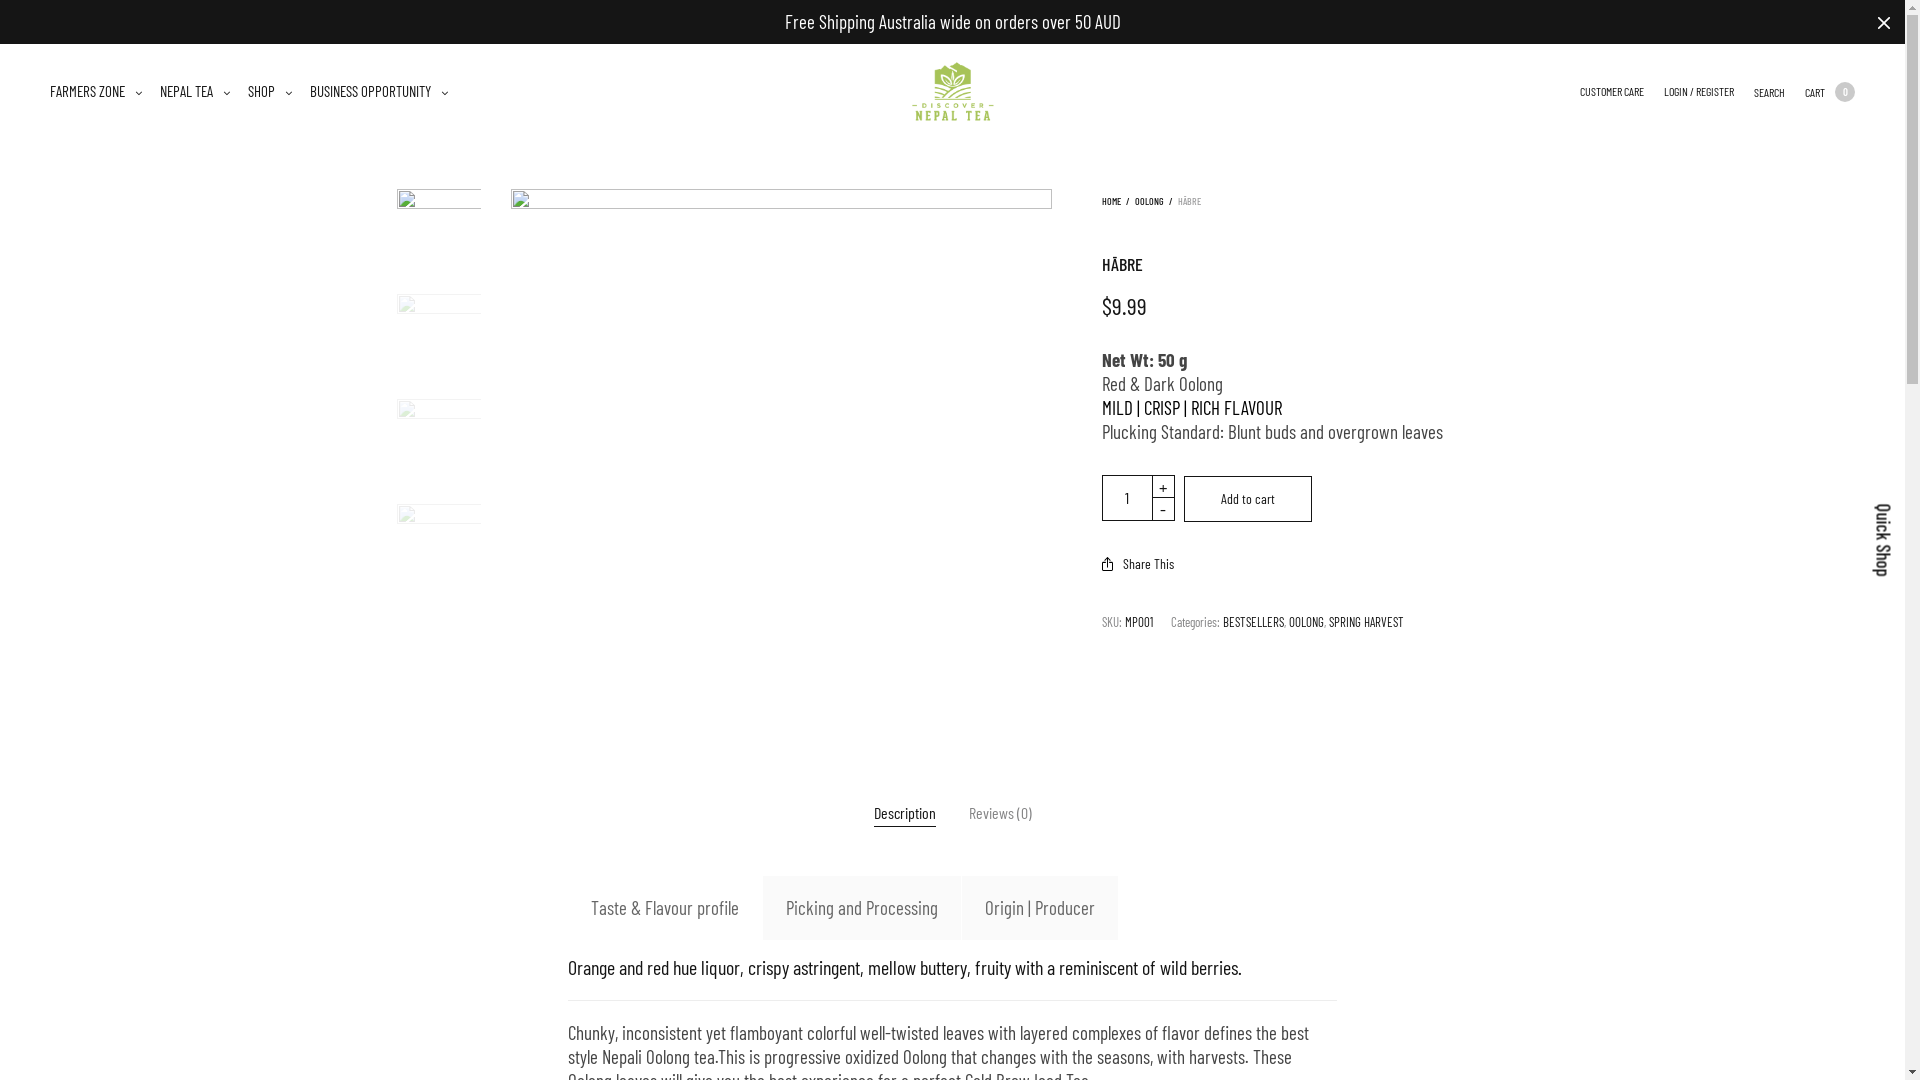  What do you see at coordinates (1664, 91) in the screenshot?
I see `'LOGIN / REGISTER'` at bounding box center [1664, 91].